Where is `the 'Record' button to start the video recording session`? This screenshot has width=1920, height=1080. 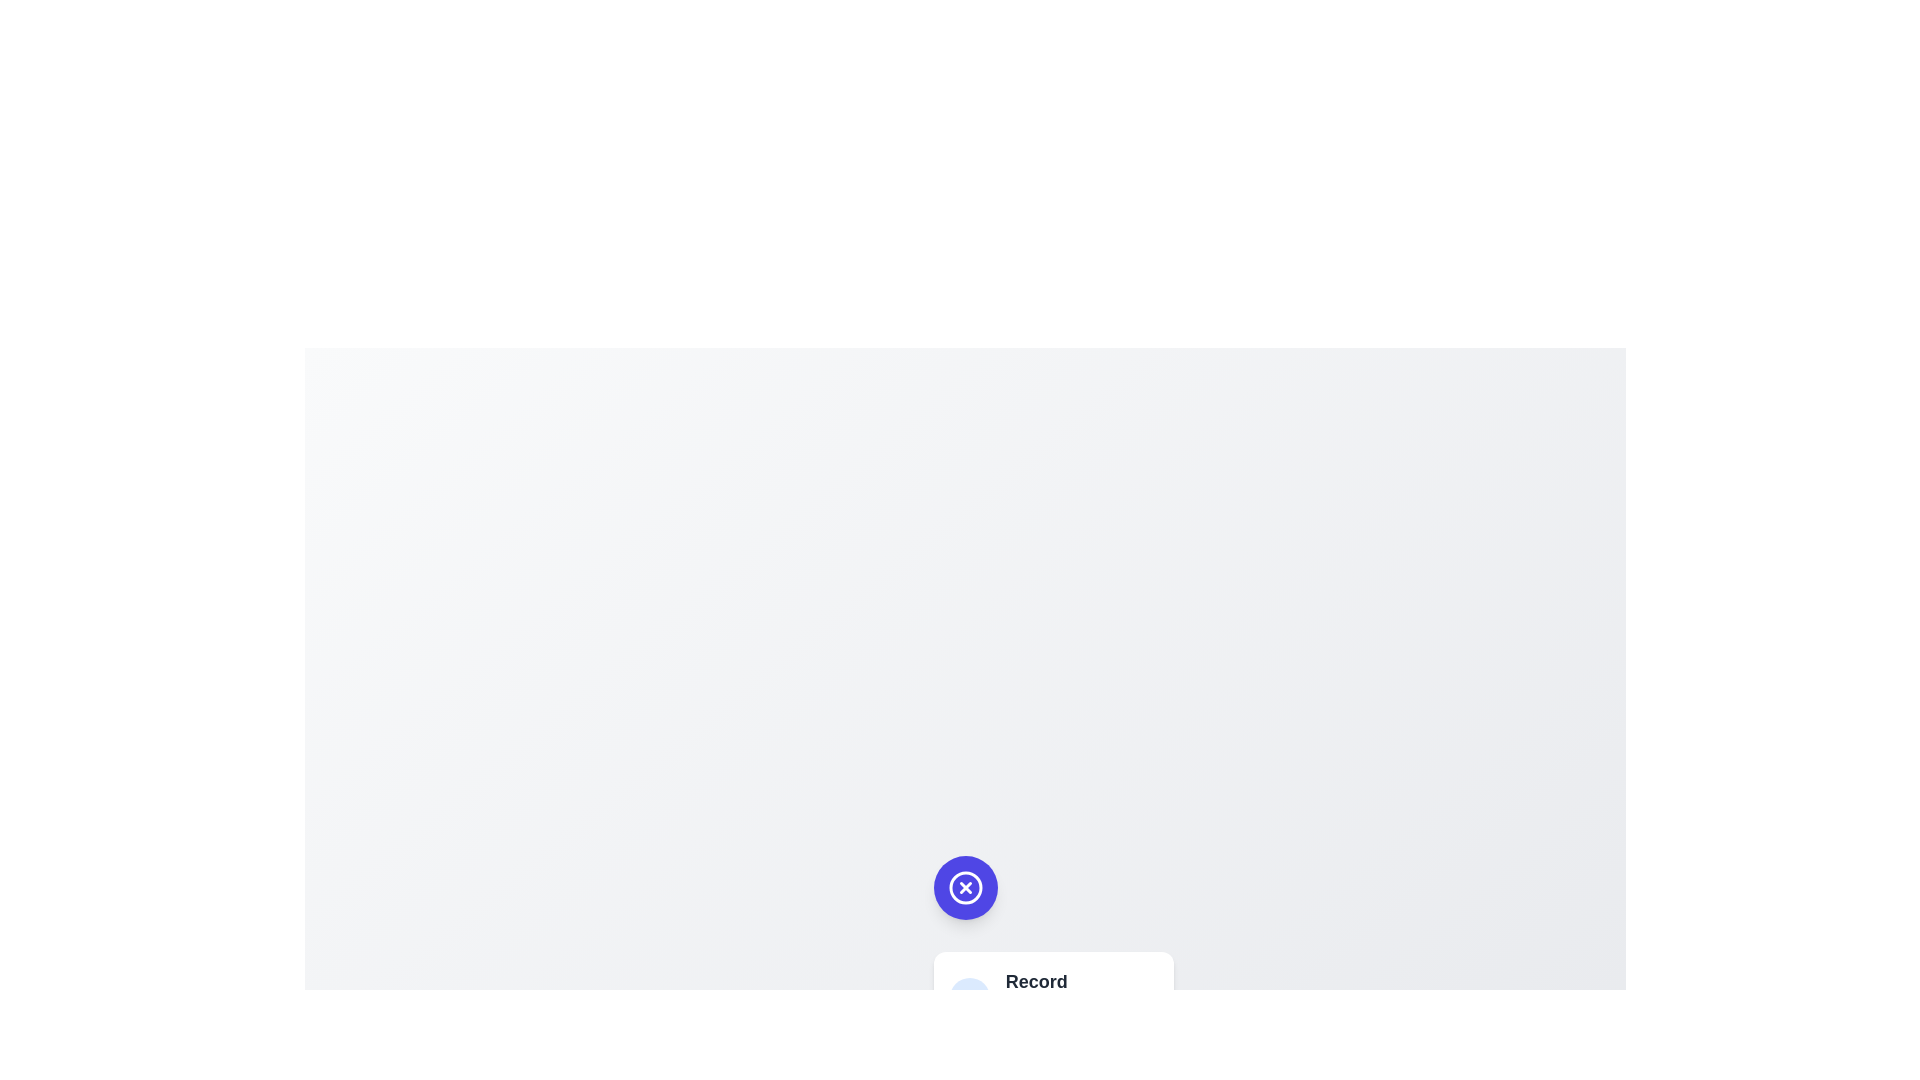 the 'Record' button to start the video recording session is located at coordinates (1052, 1002).